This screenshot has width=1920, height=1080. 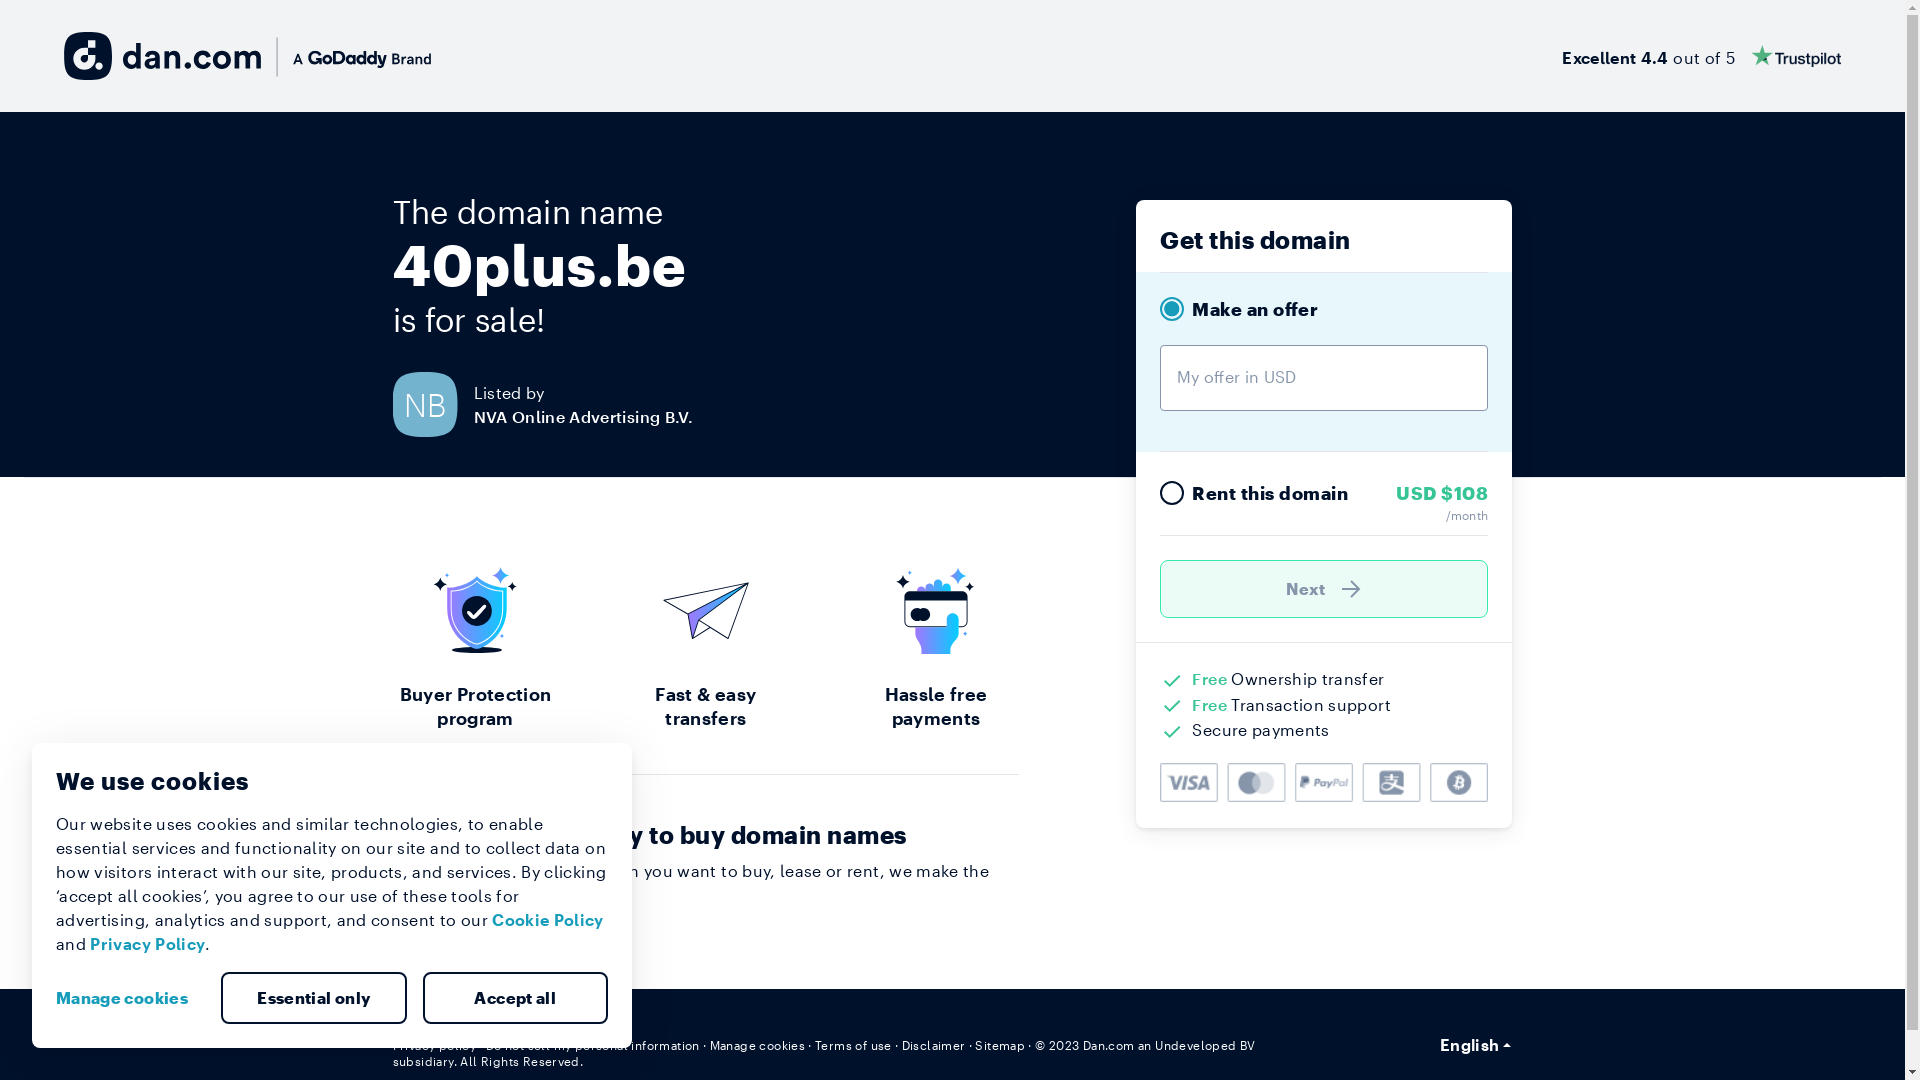 I want to click on 'Accept all', so click(x=514, y=998).